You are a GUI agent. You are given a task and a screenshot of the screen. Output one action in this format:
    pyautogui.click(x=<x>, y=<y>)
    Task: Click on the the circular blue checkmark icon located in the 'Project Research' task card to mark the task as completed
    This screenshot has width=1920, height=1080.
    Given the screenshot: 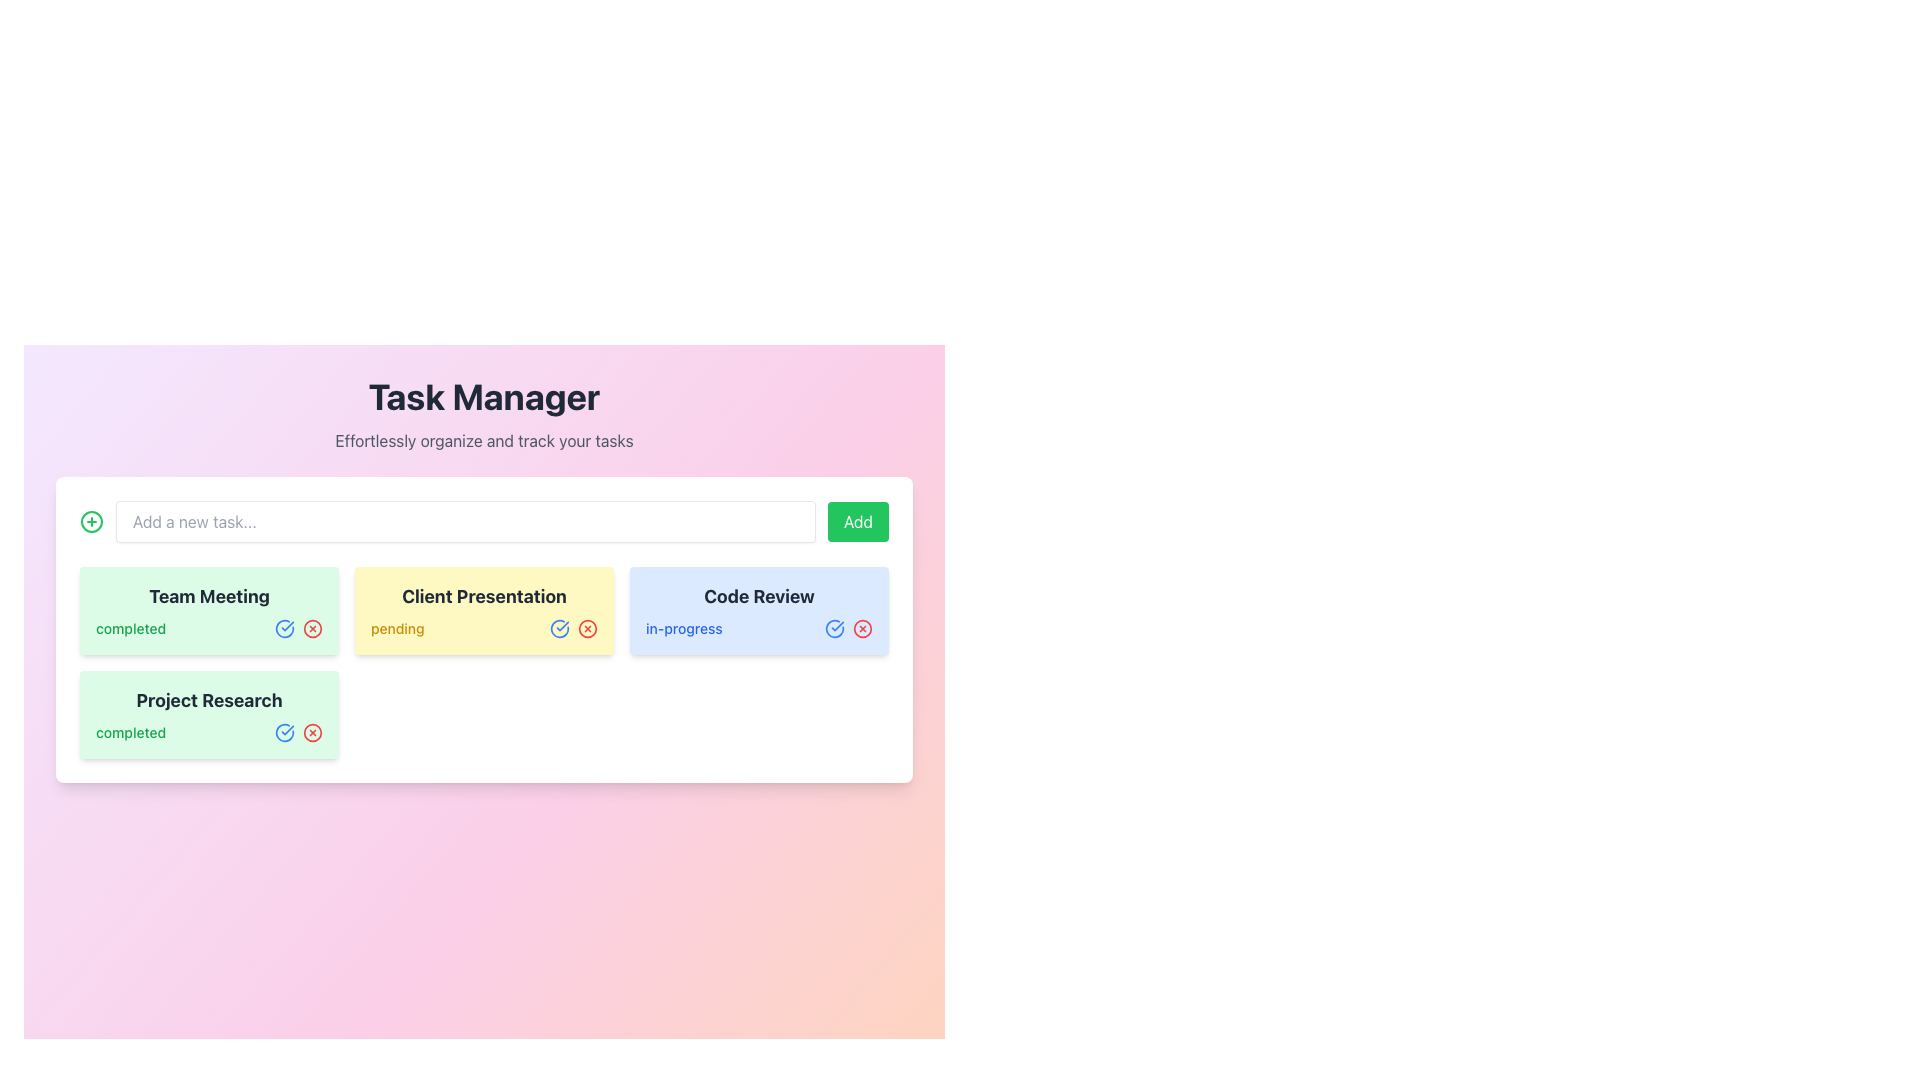 What is the action you would take?
    pyautogui.click(x=283, y=732)
    